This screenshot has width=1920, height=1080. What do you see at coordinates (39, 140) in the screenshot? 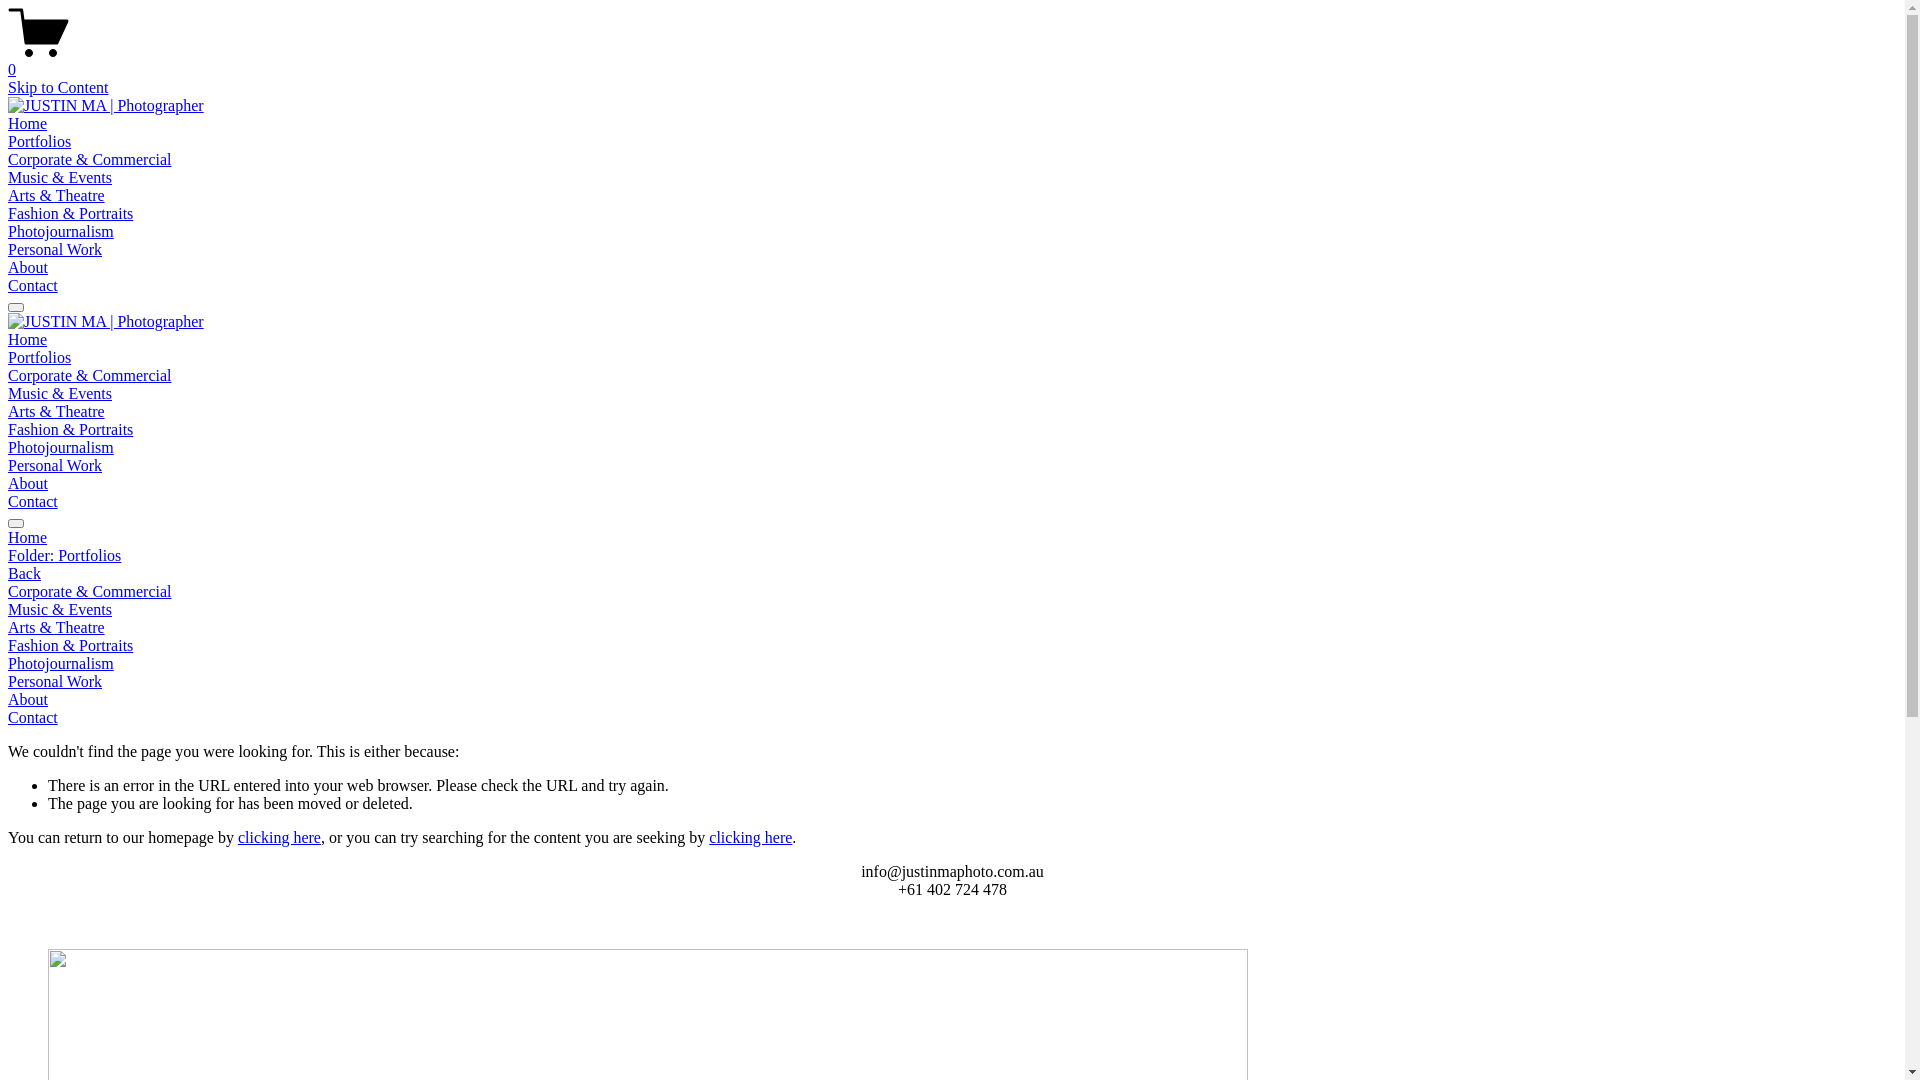
I see `'Portfolios'` at bounding box center [39, 140].